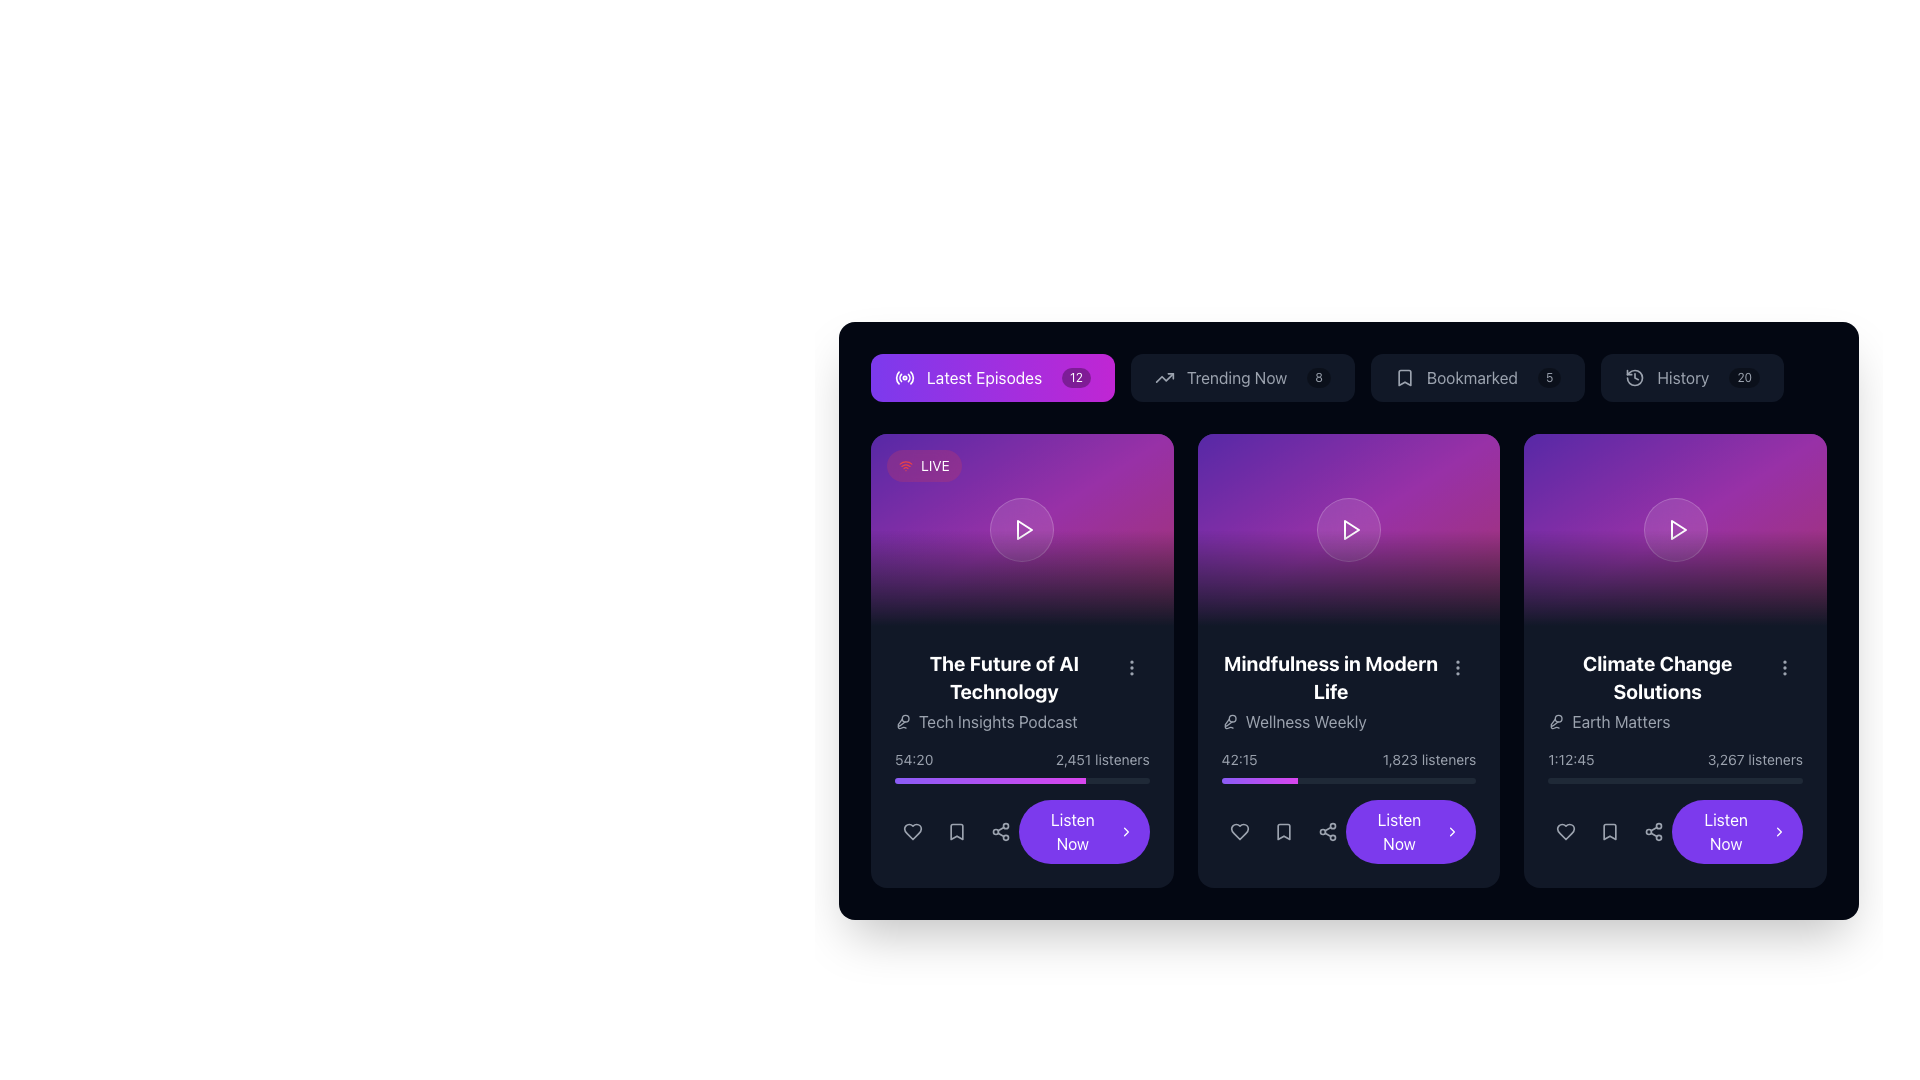 This screenshot has width=1920, height=1080. I want to click on the 'Listen Now' button, which is a rounded rectangular button with a violet gradient background and white text, located in the bottom section of the third card in a row of cards, so click(1736, 832).